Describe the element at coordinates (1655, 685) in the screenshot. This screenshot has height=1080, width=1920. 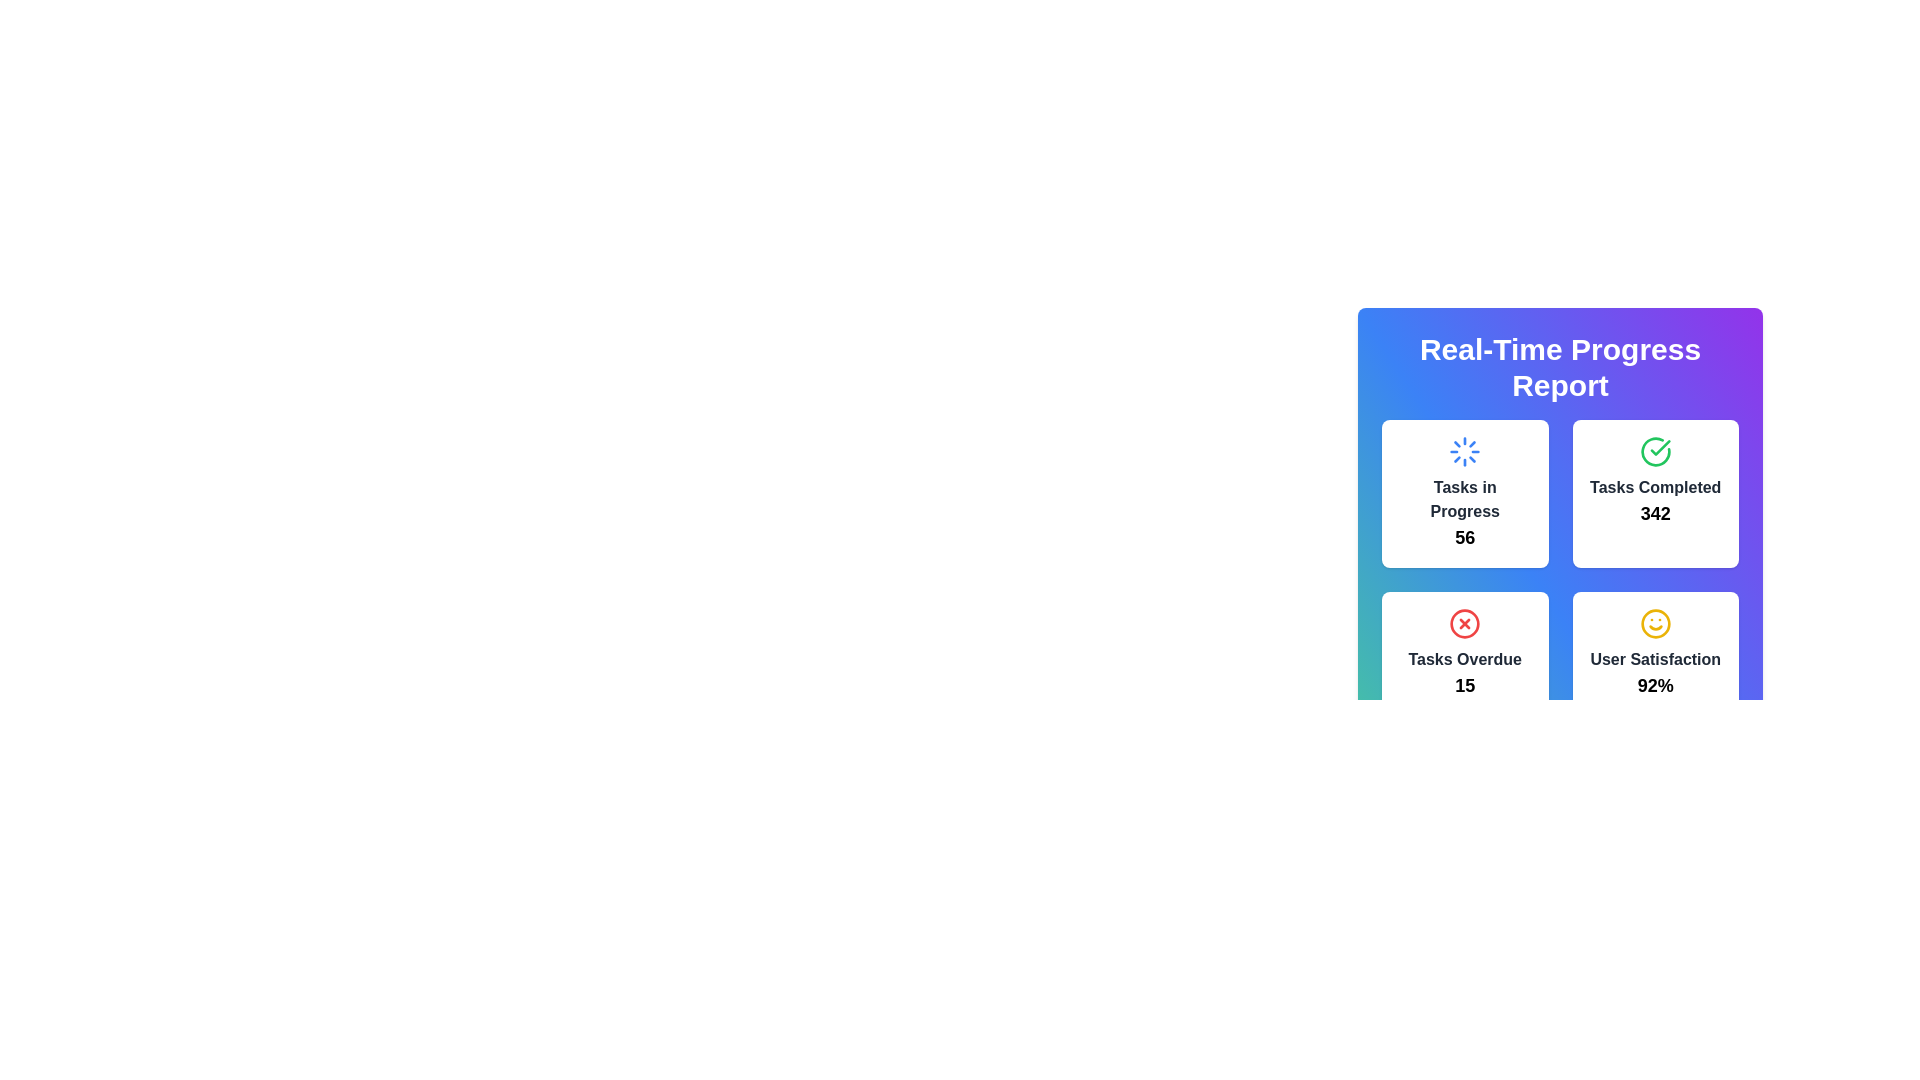
I see `the bold text '92%' displayed in large font size and black color, located at the bottom of the user satisfaction card in the bottom-right corner of a 2x2 grid layout` at that location.